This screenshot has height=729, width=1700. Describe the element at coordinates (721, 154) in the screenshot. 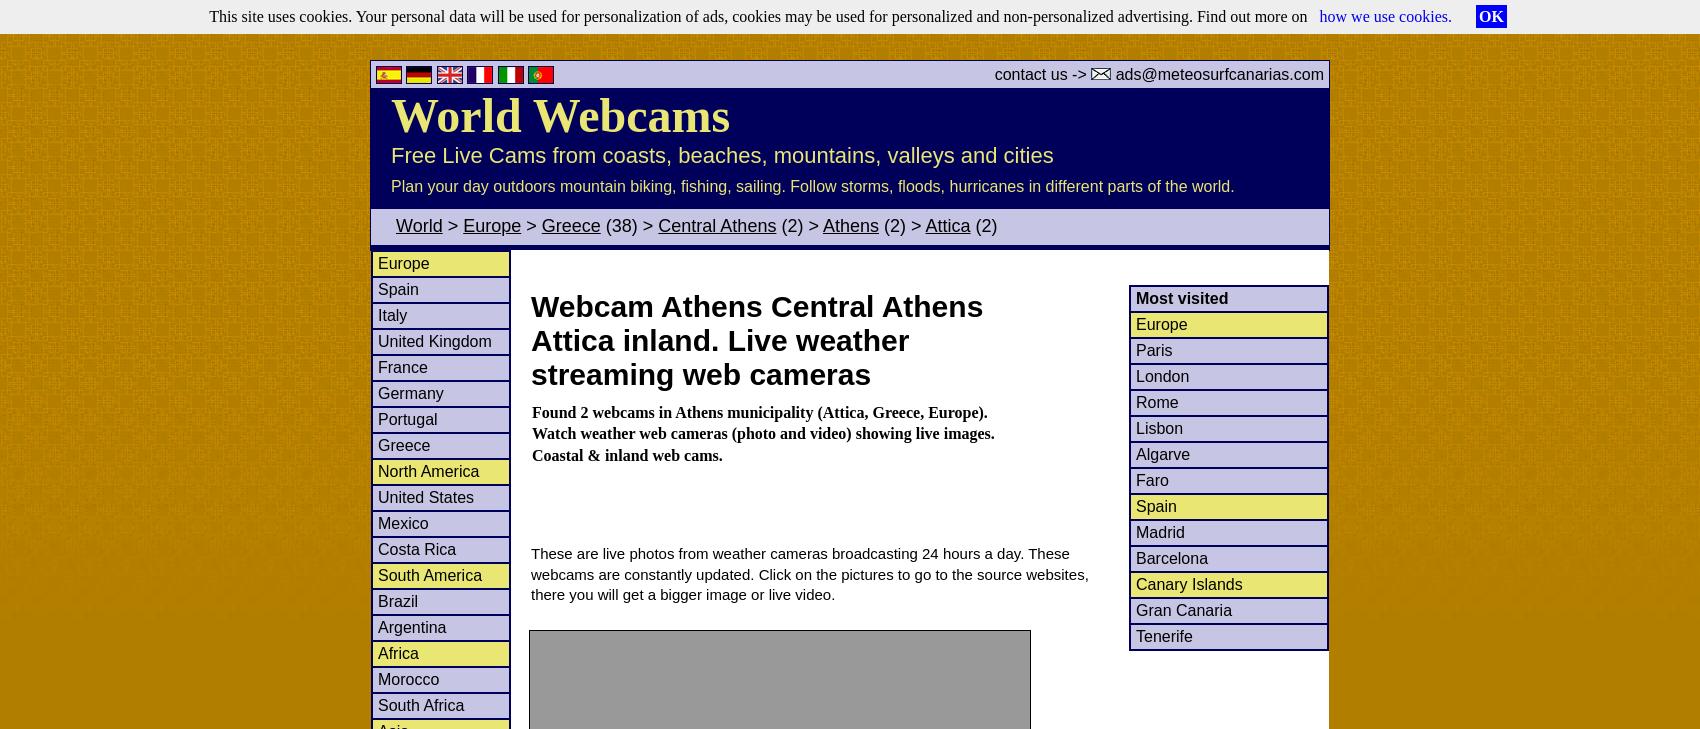

I see `'Free Live Cams from coasts, beaches, mountains, valleys and cities'` at that location.